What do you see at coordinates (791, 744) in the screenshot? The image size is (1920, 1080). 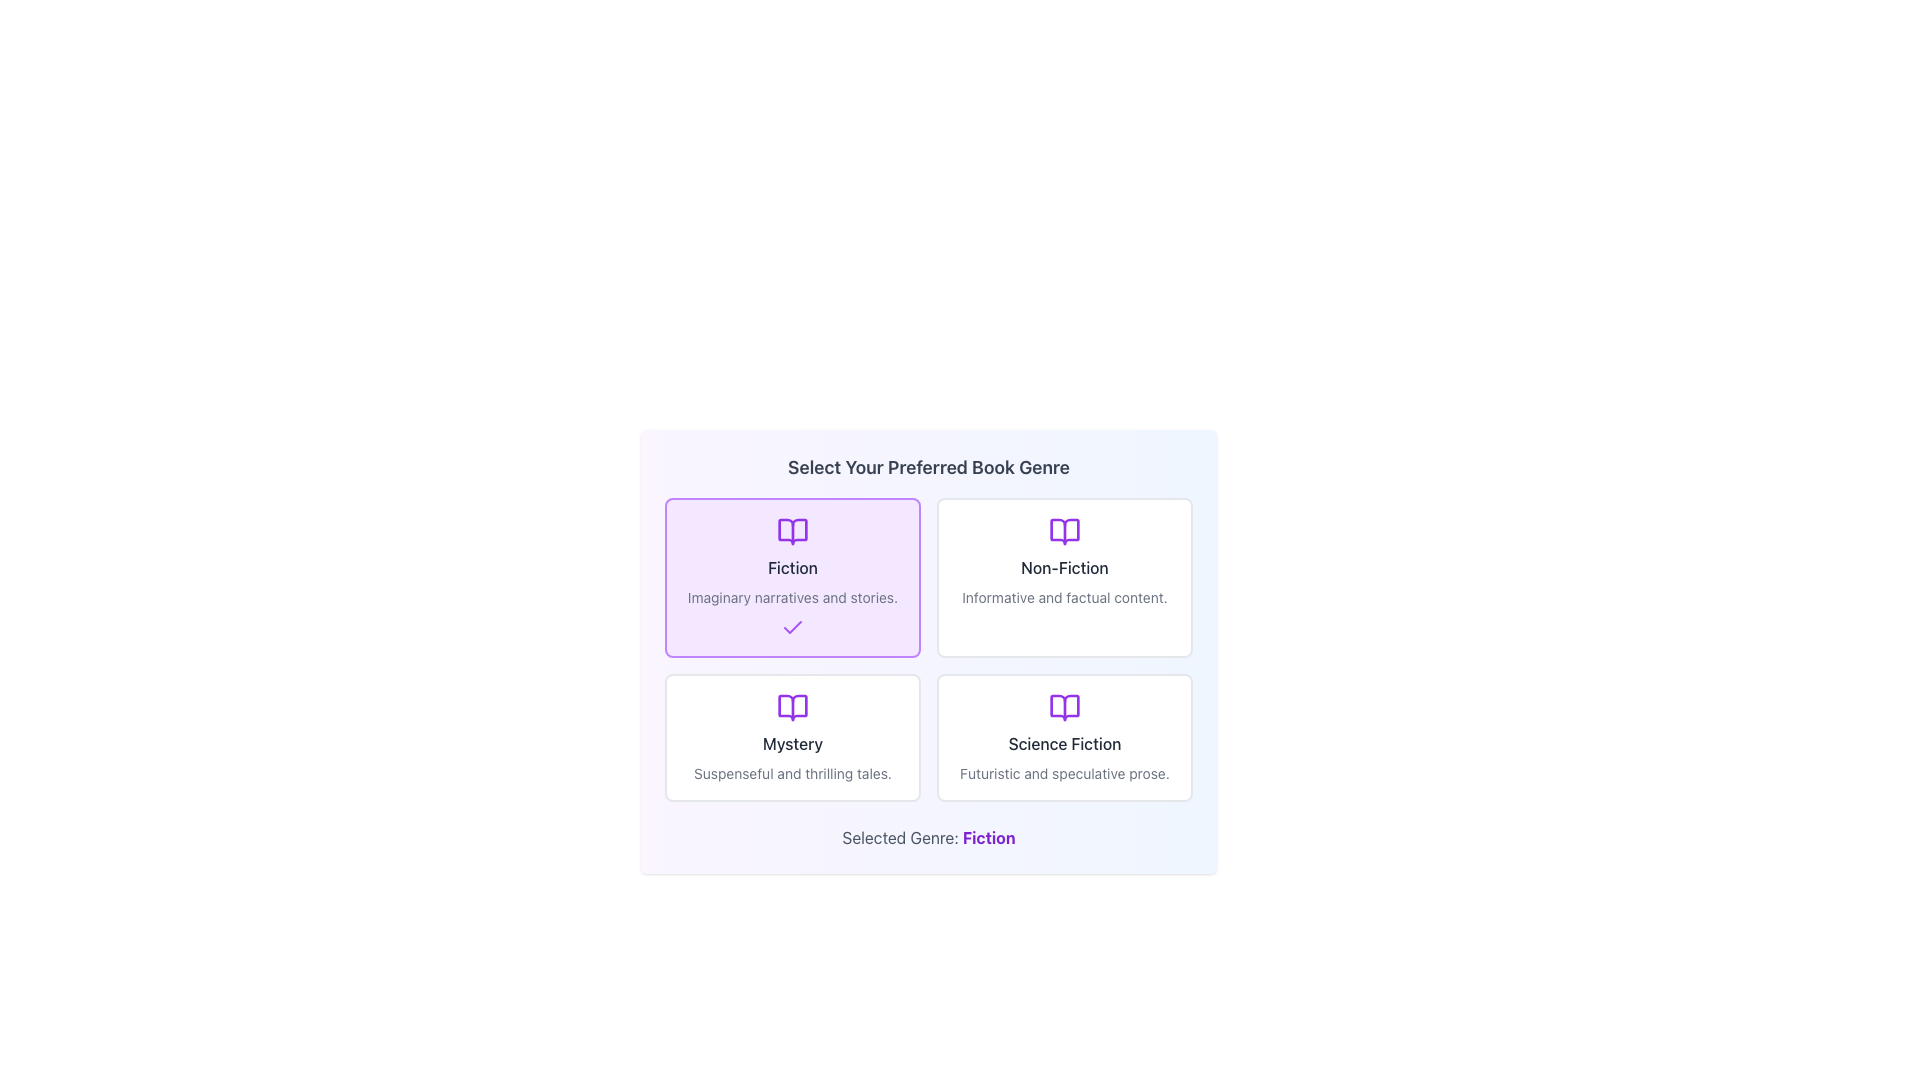 I see `the genre title label that displays the context for selecting a book genre, positioned in the upper section of the bottom-left genre selection card` at bounding box center [791, 744].